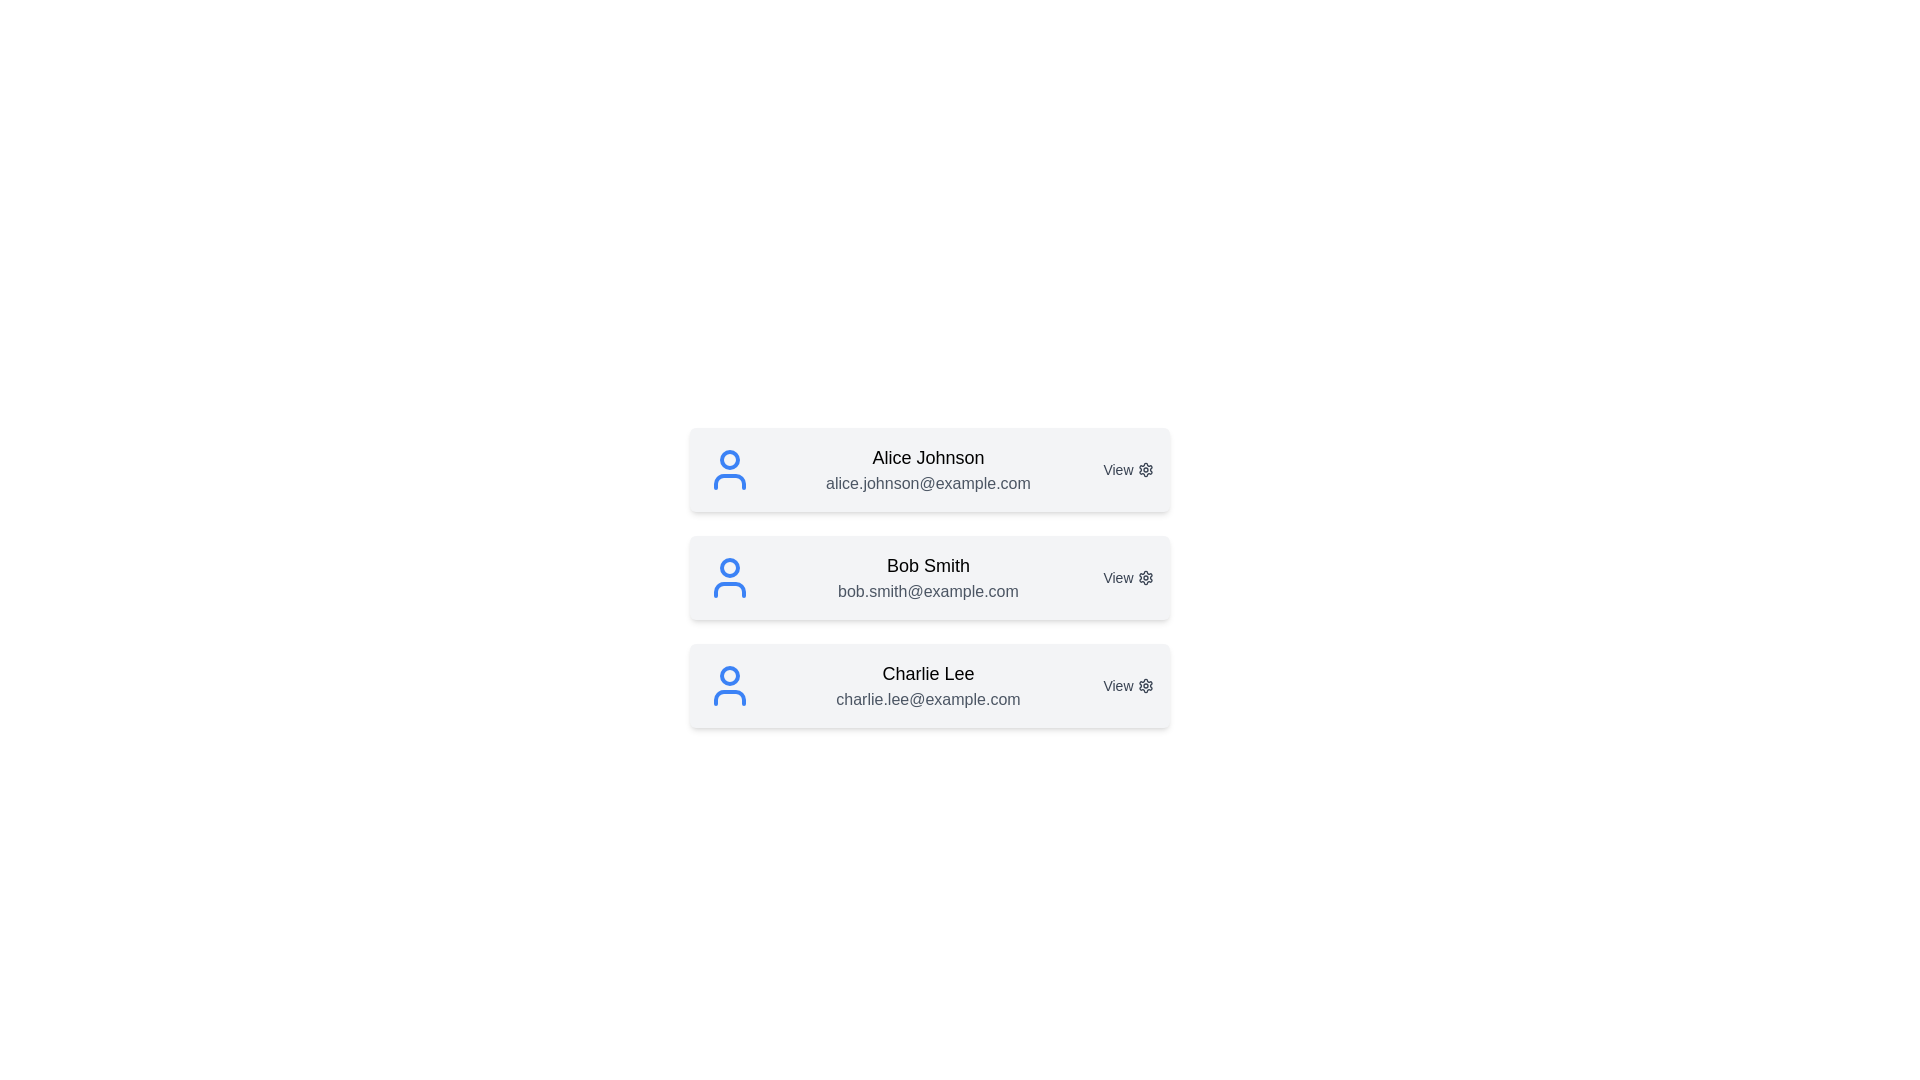  What do you see at coordinates (1145, 685) in the screenshot?
I see `the settings gear icon, which is a small circular gear icon with visible teeth, located to the right of the 'View' text area in the row for 'Charlie Lee'` at bounding box center [1145, 685].